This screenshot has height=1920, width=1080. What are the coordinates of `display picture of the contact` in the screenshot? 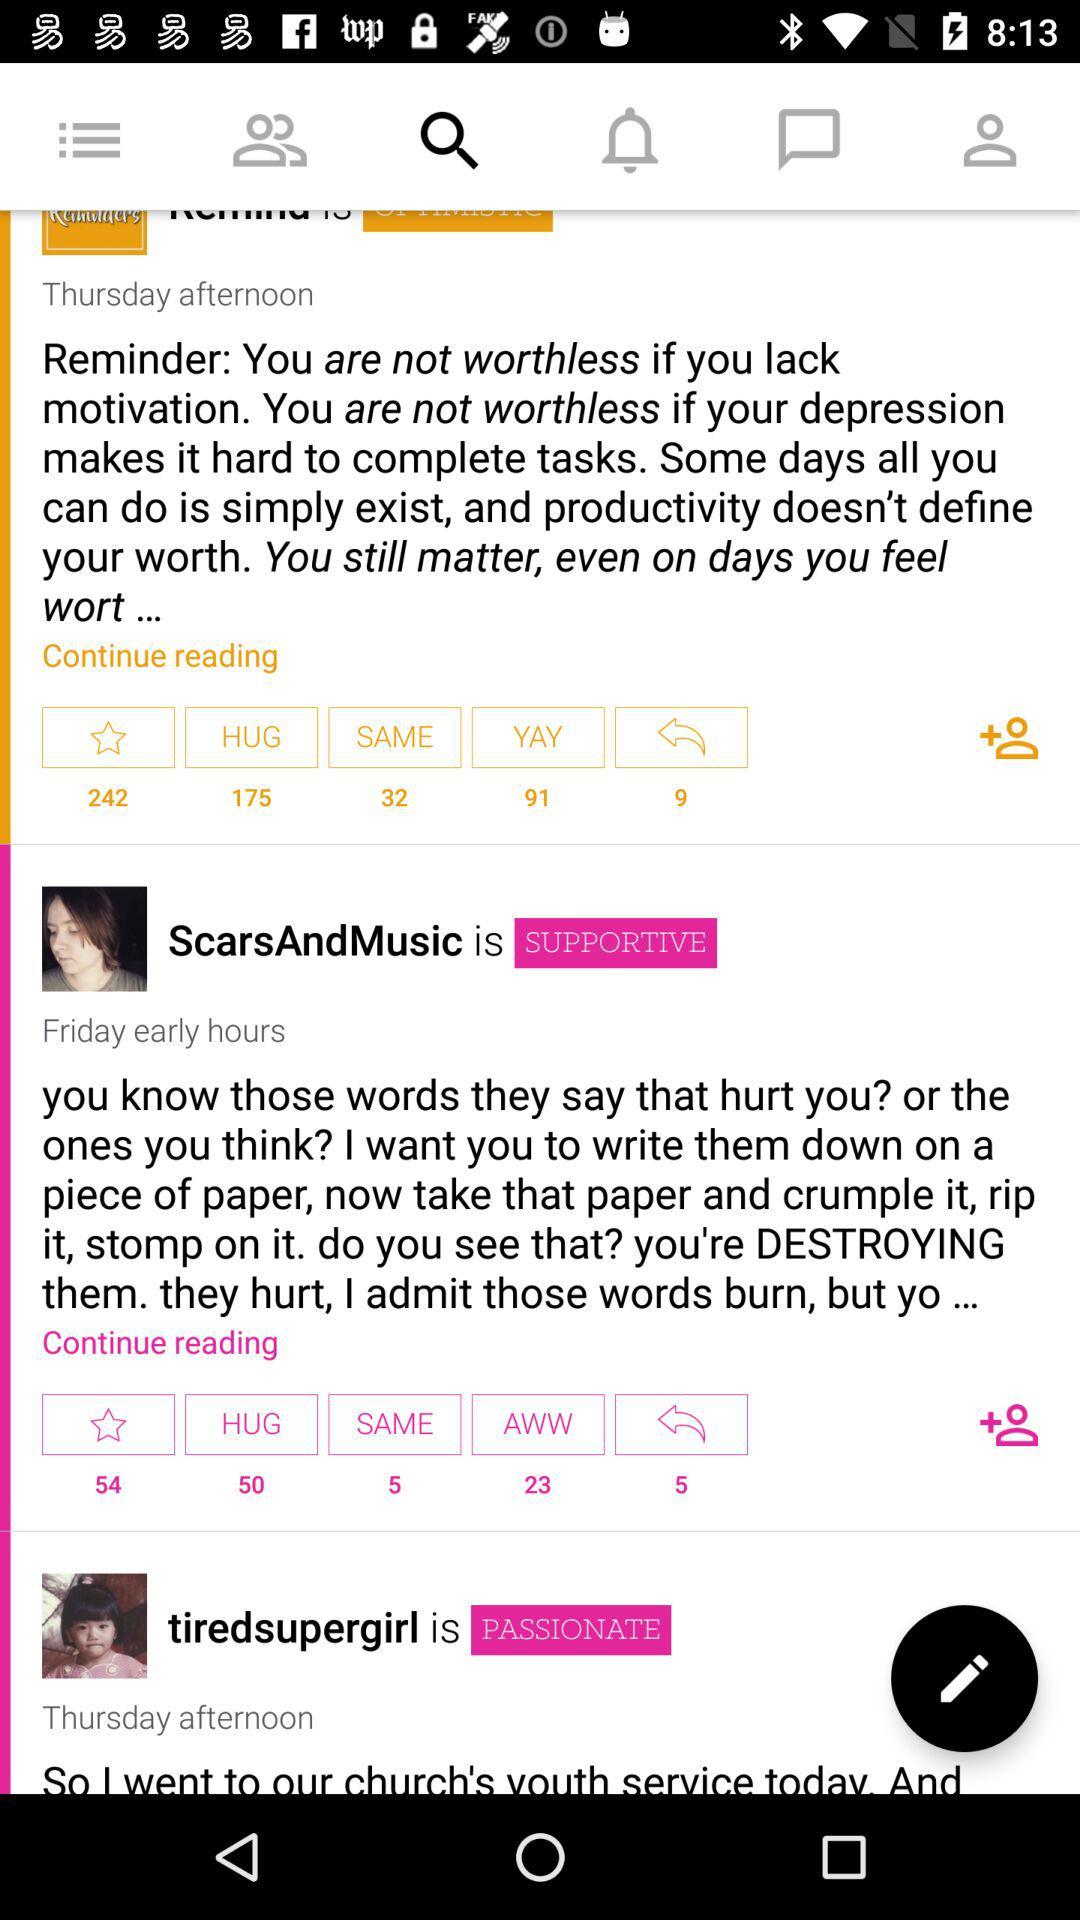 It's located at (94, 1626).